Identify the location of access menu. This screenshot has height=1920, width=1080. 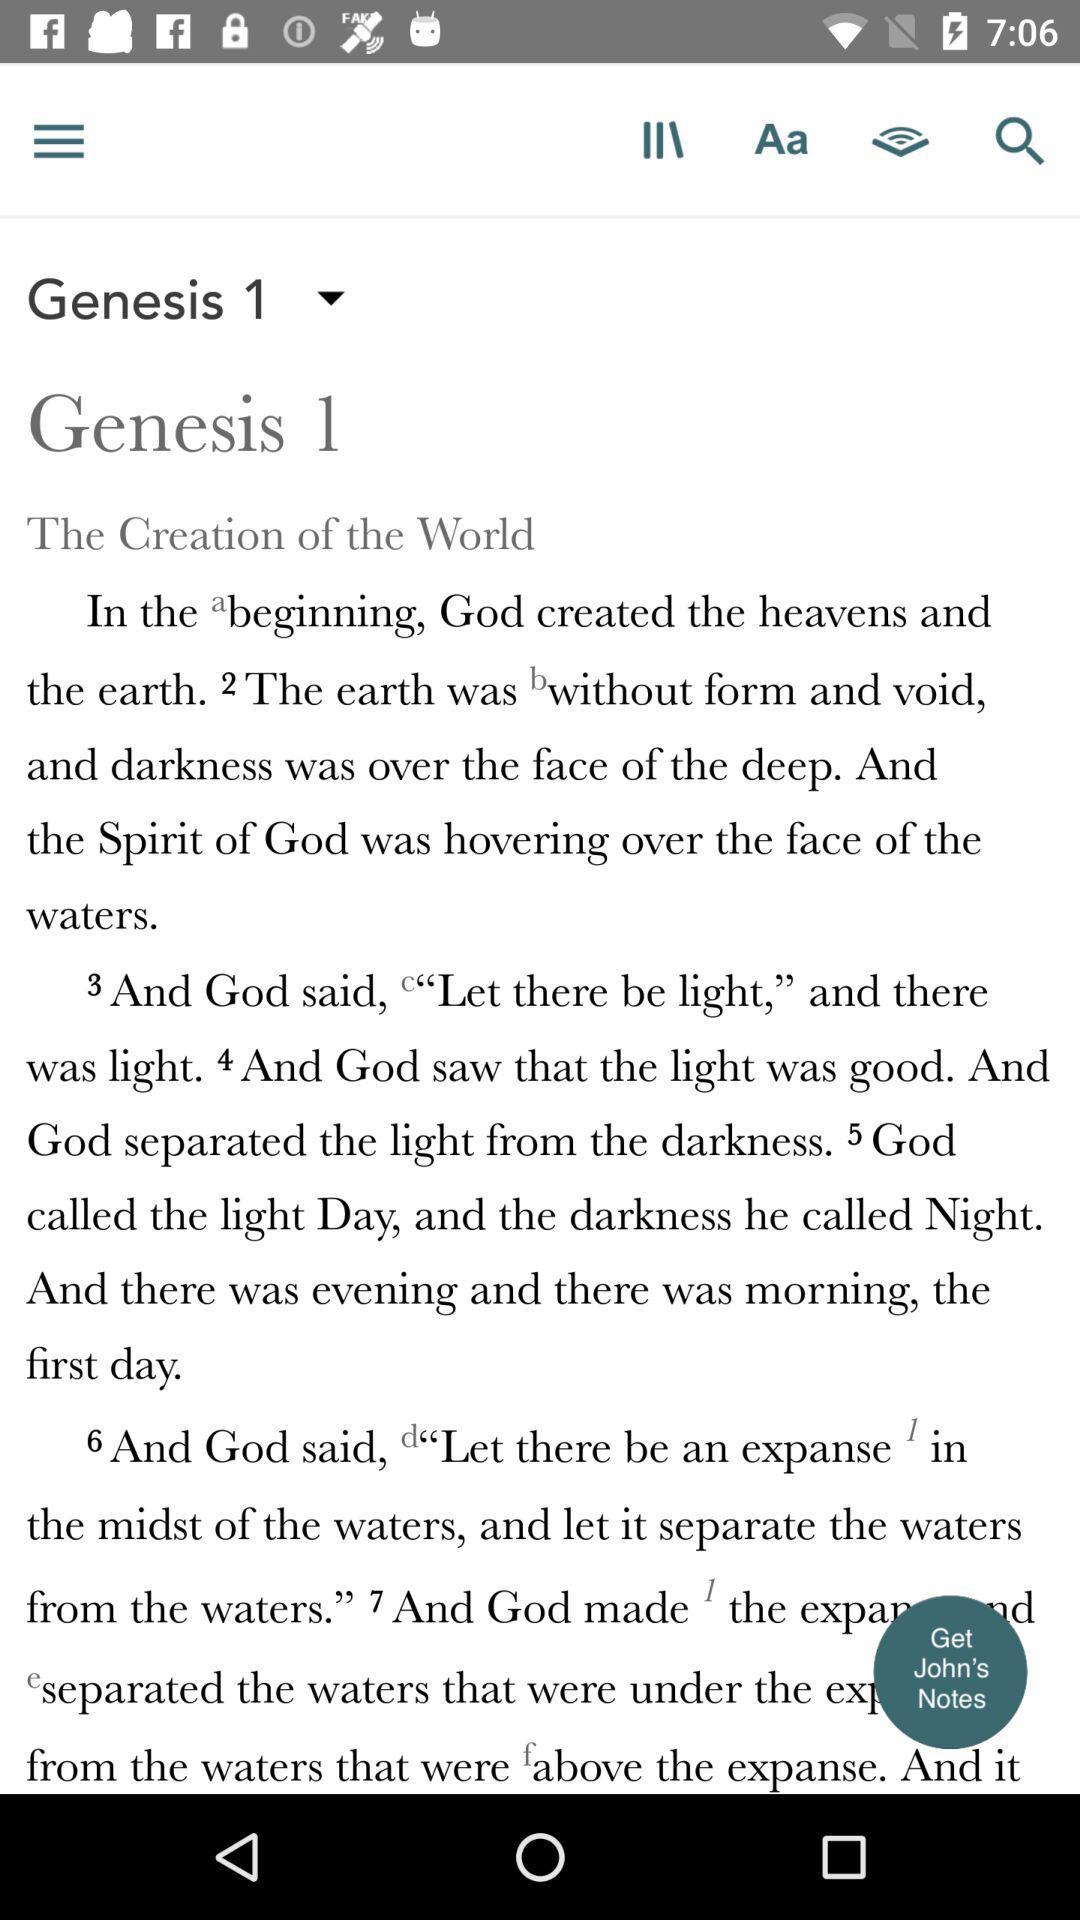
(58, 139).